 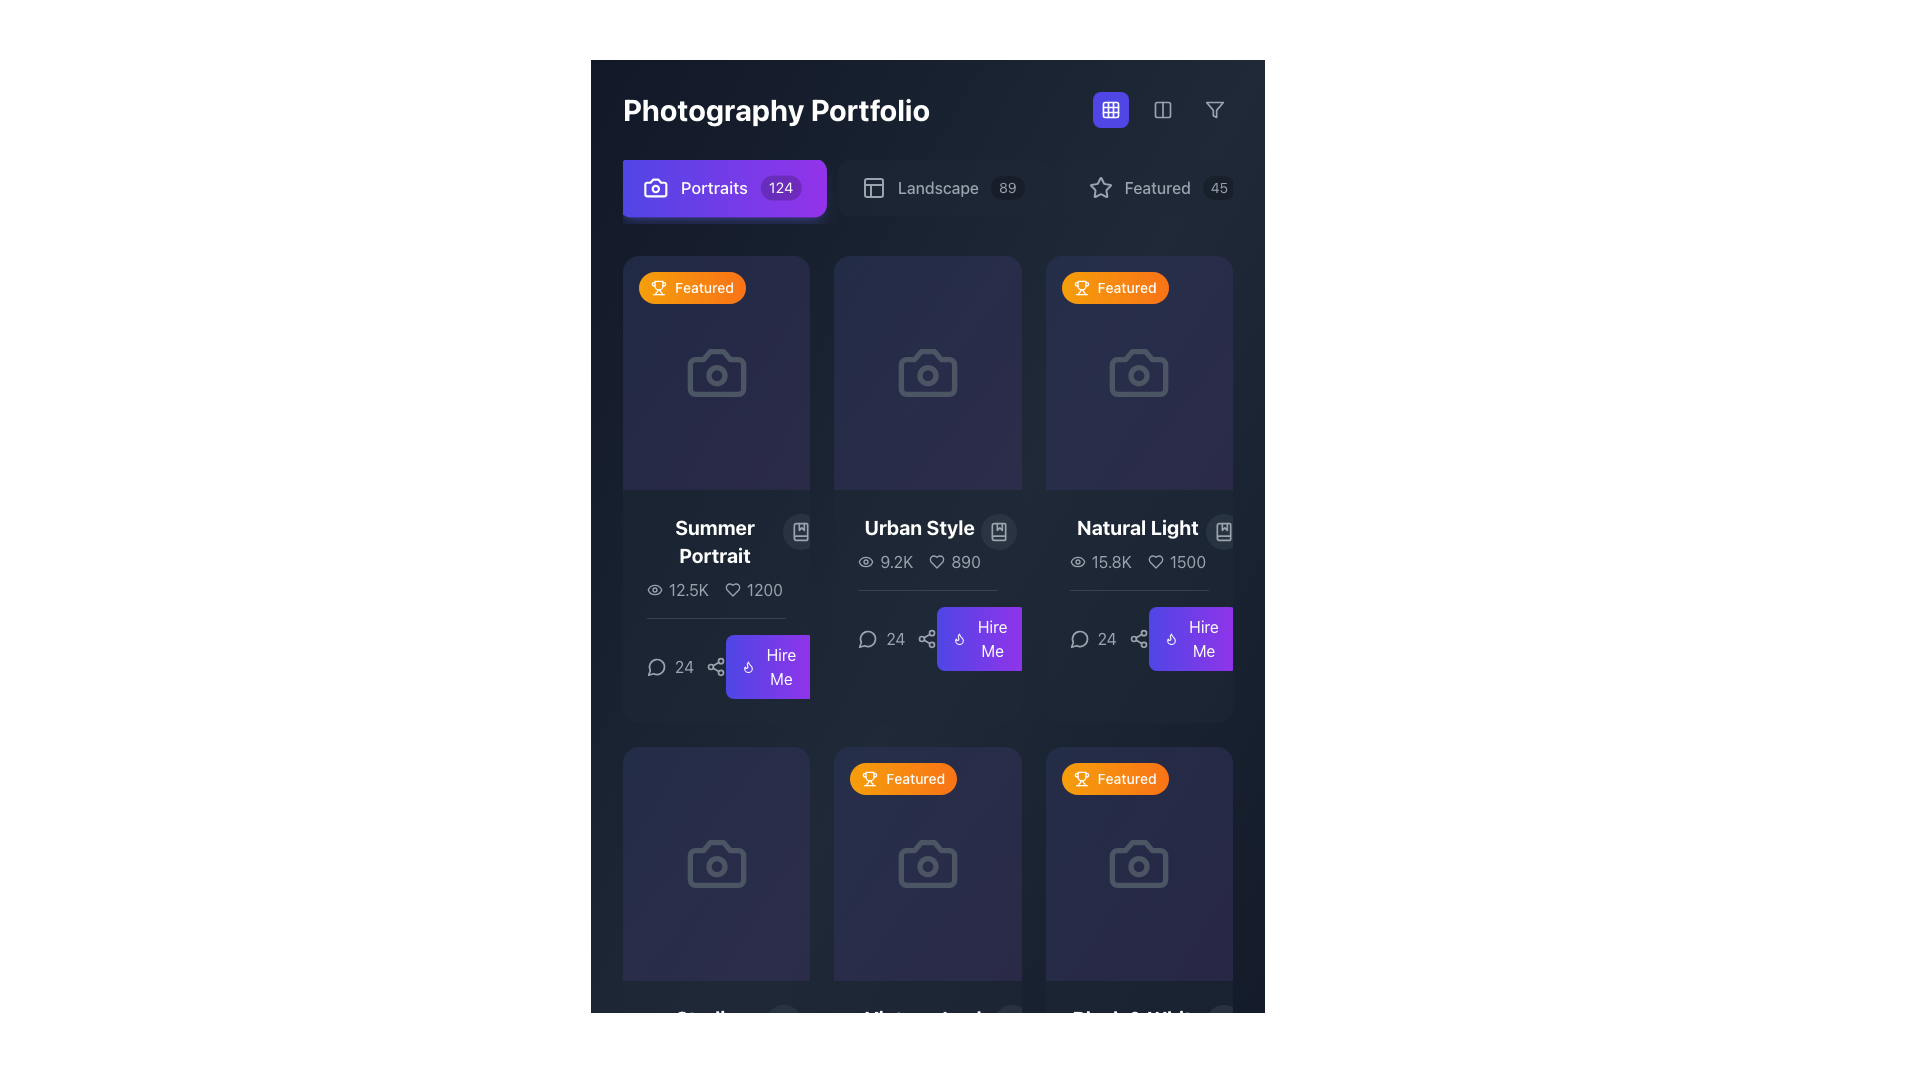 What do you see at coordinates (721, 188) in the screenshot?
I see `the 'Portraits' category filter button, which is the first button in a horizontal list at the top of the section, to filter the content` at bounding box center [721, 188].